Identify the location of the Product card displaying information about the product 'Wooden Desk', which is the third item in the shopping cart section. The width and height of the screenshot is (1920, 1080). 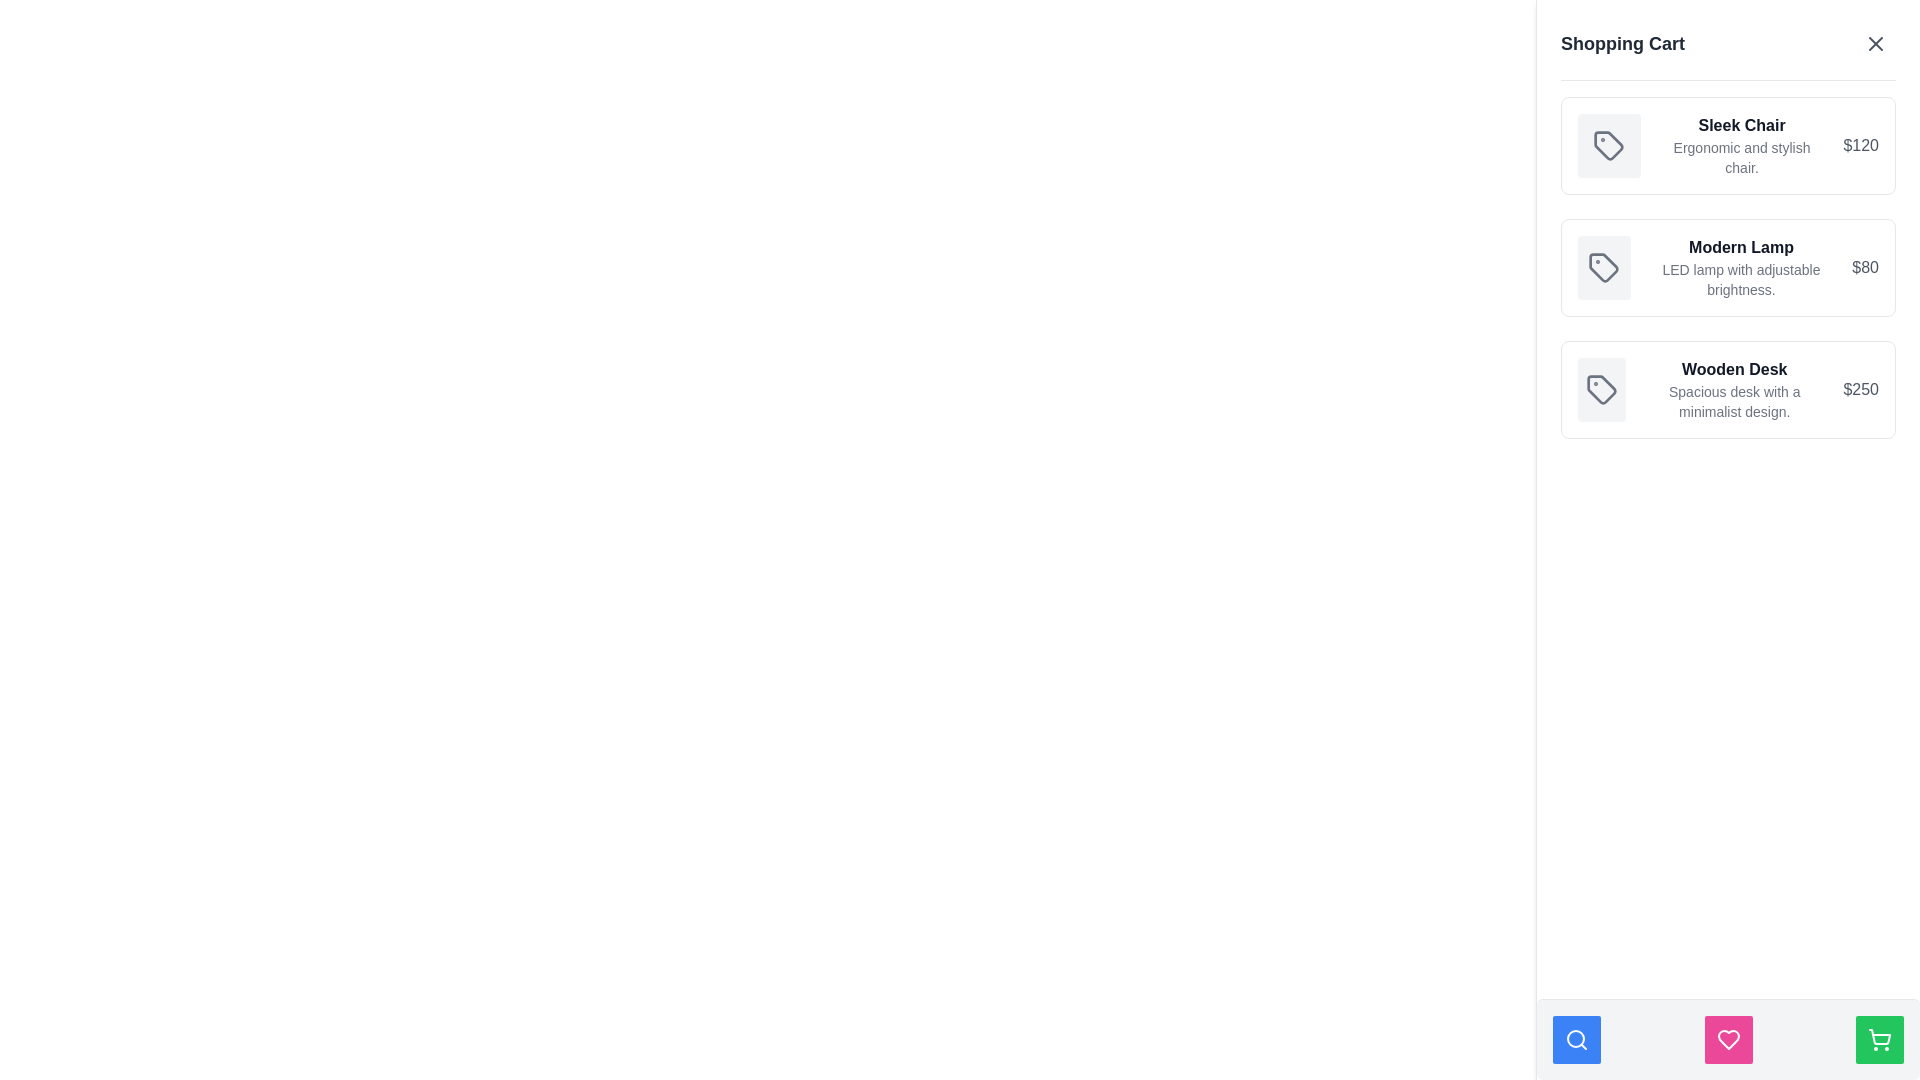
(1727, 389).